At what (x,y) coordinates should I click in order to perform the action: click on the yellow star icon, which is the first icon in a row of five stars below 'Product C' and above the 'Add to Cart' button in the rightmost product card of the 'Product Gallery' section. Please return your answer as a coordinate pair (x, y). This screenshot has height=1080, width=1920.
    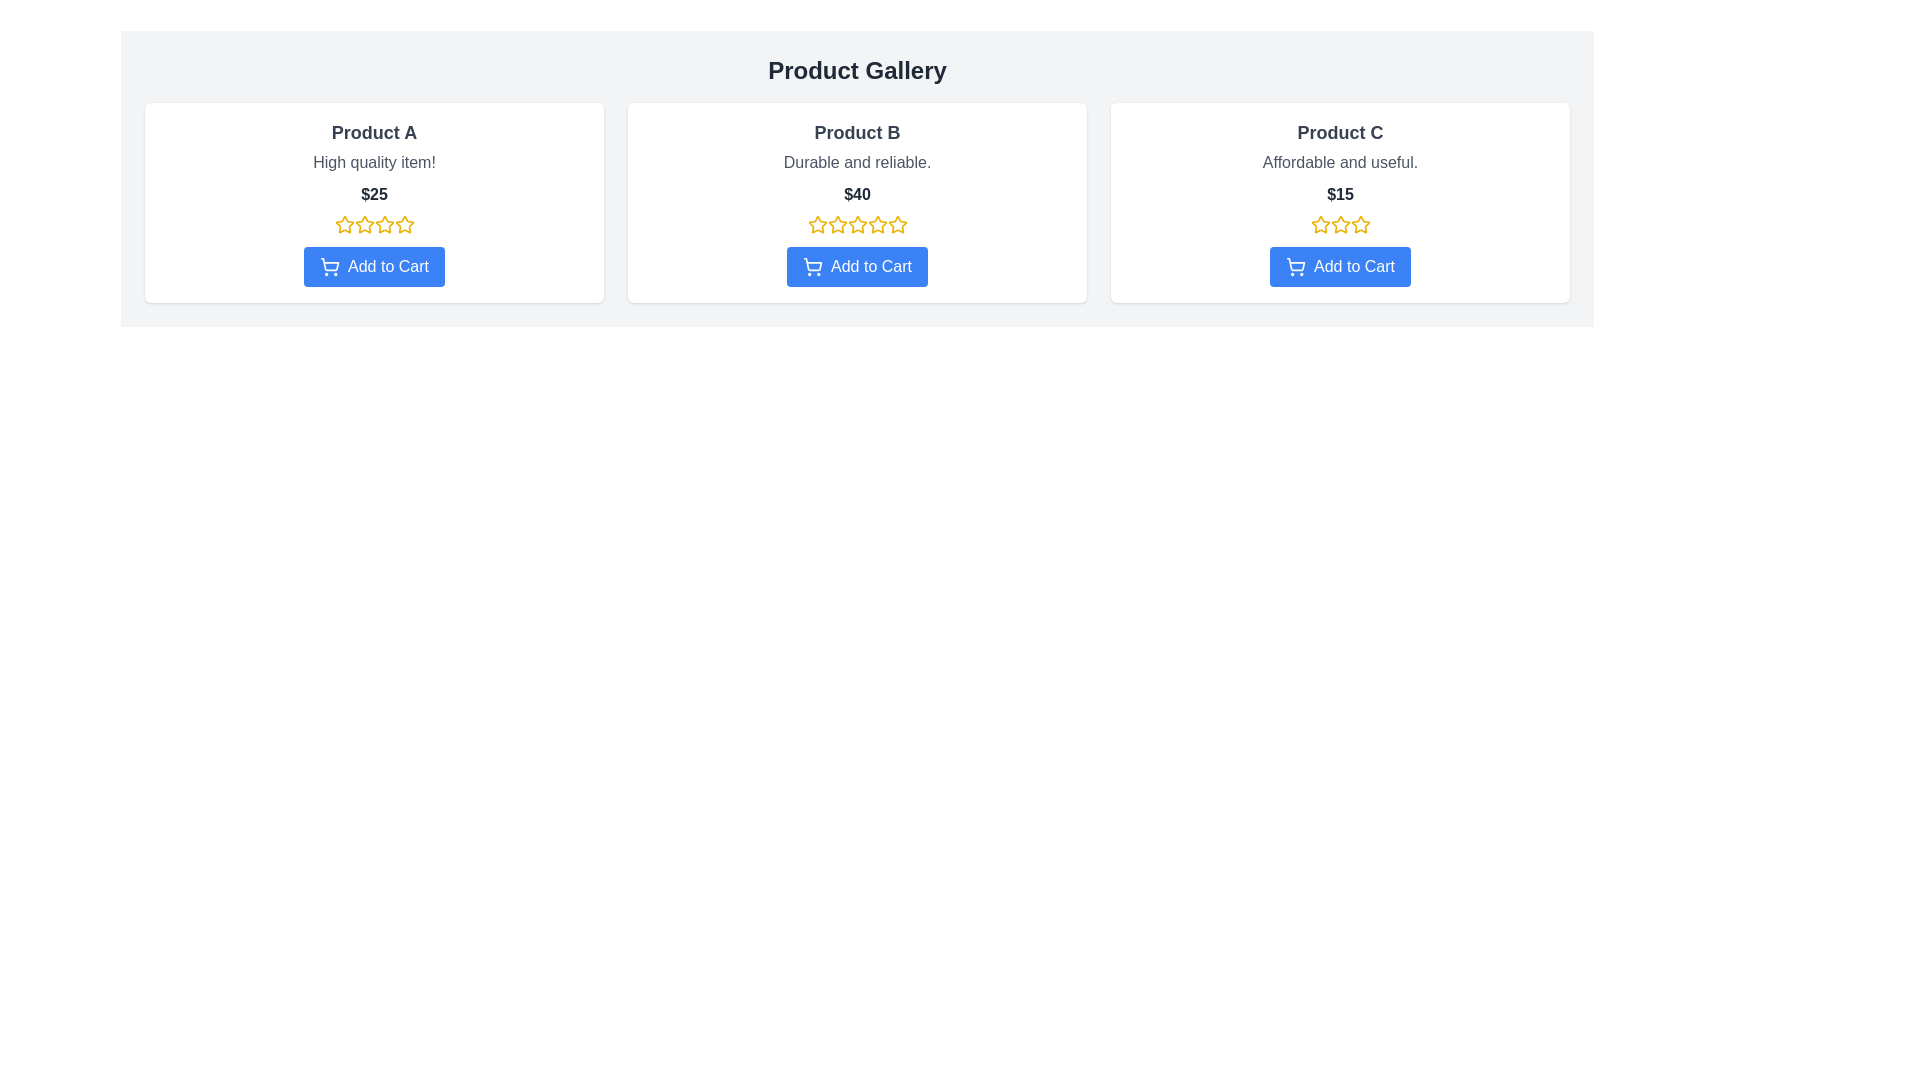
    Looking at the image, I should click on (1320, 224).